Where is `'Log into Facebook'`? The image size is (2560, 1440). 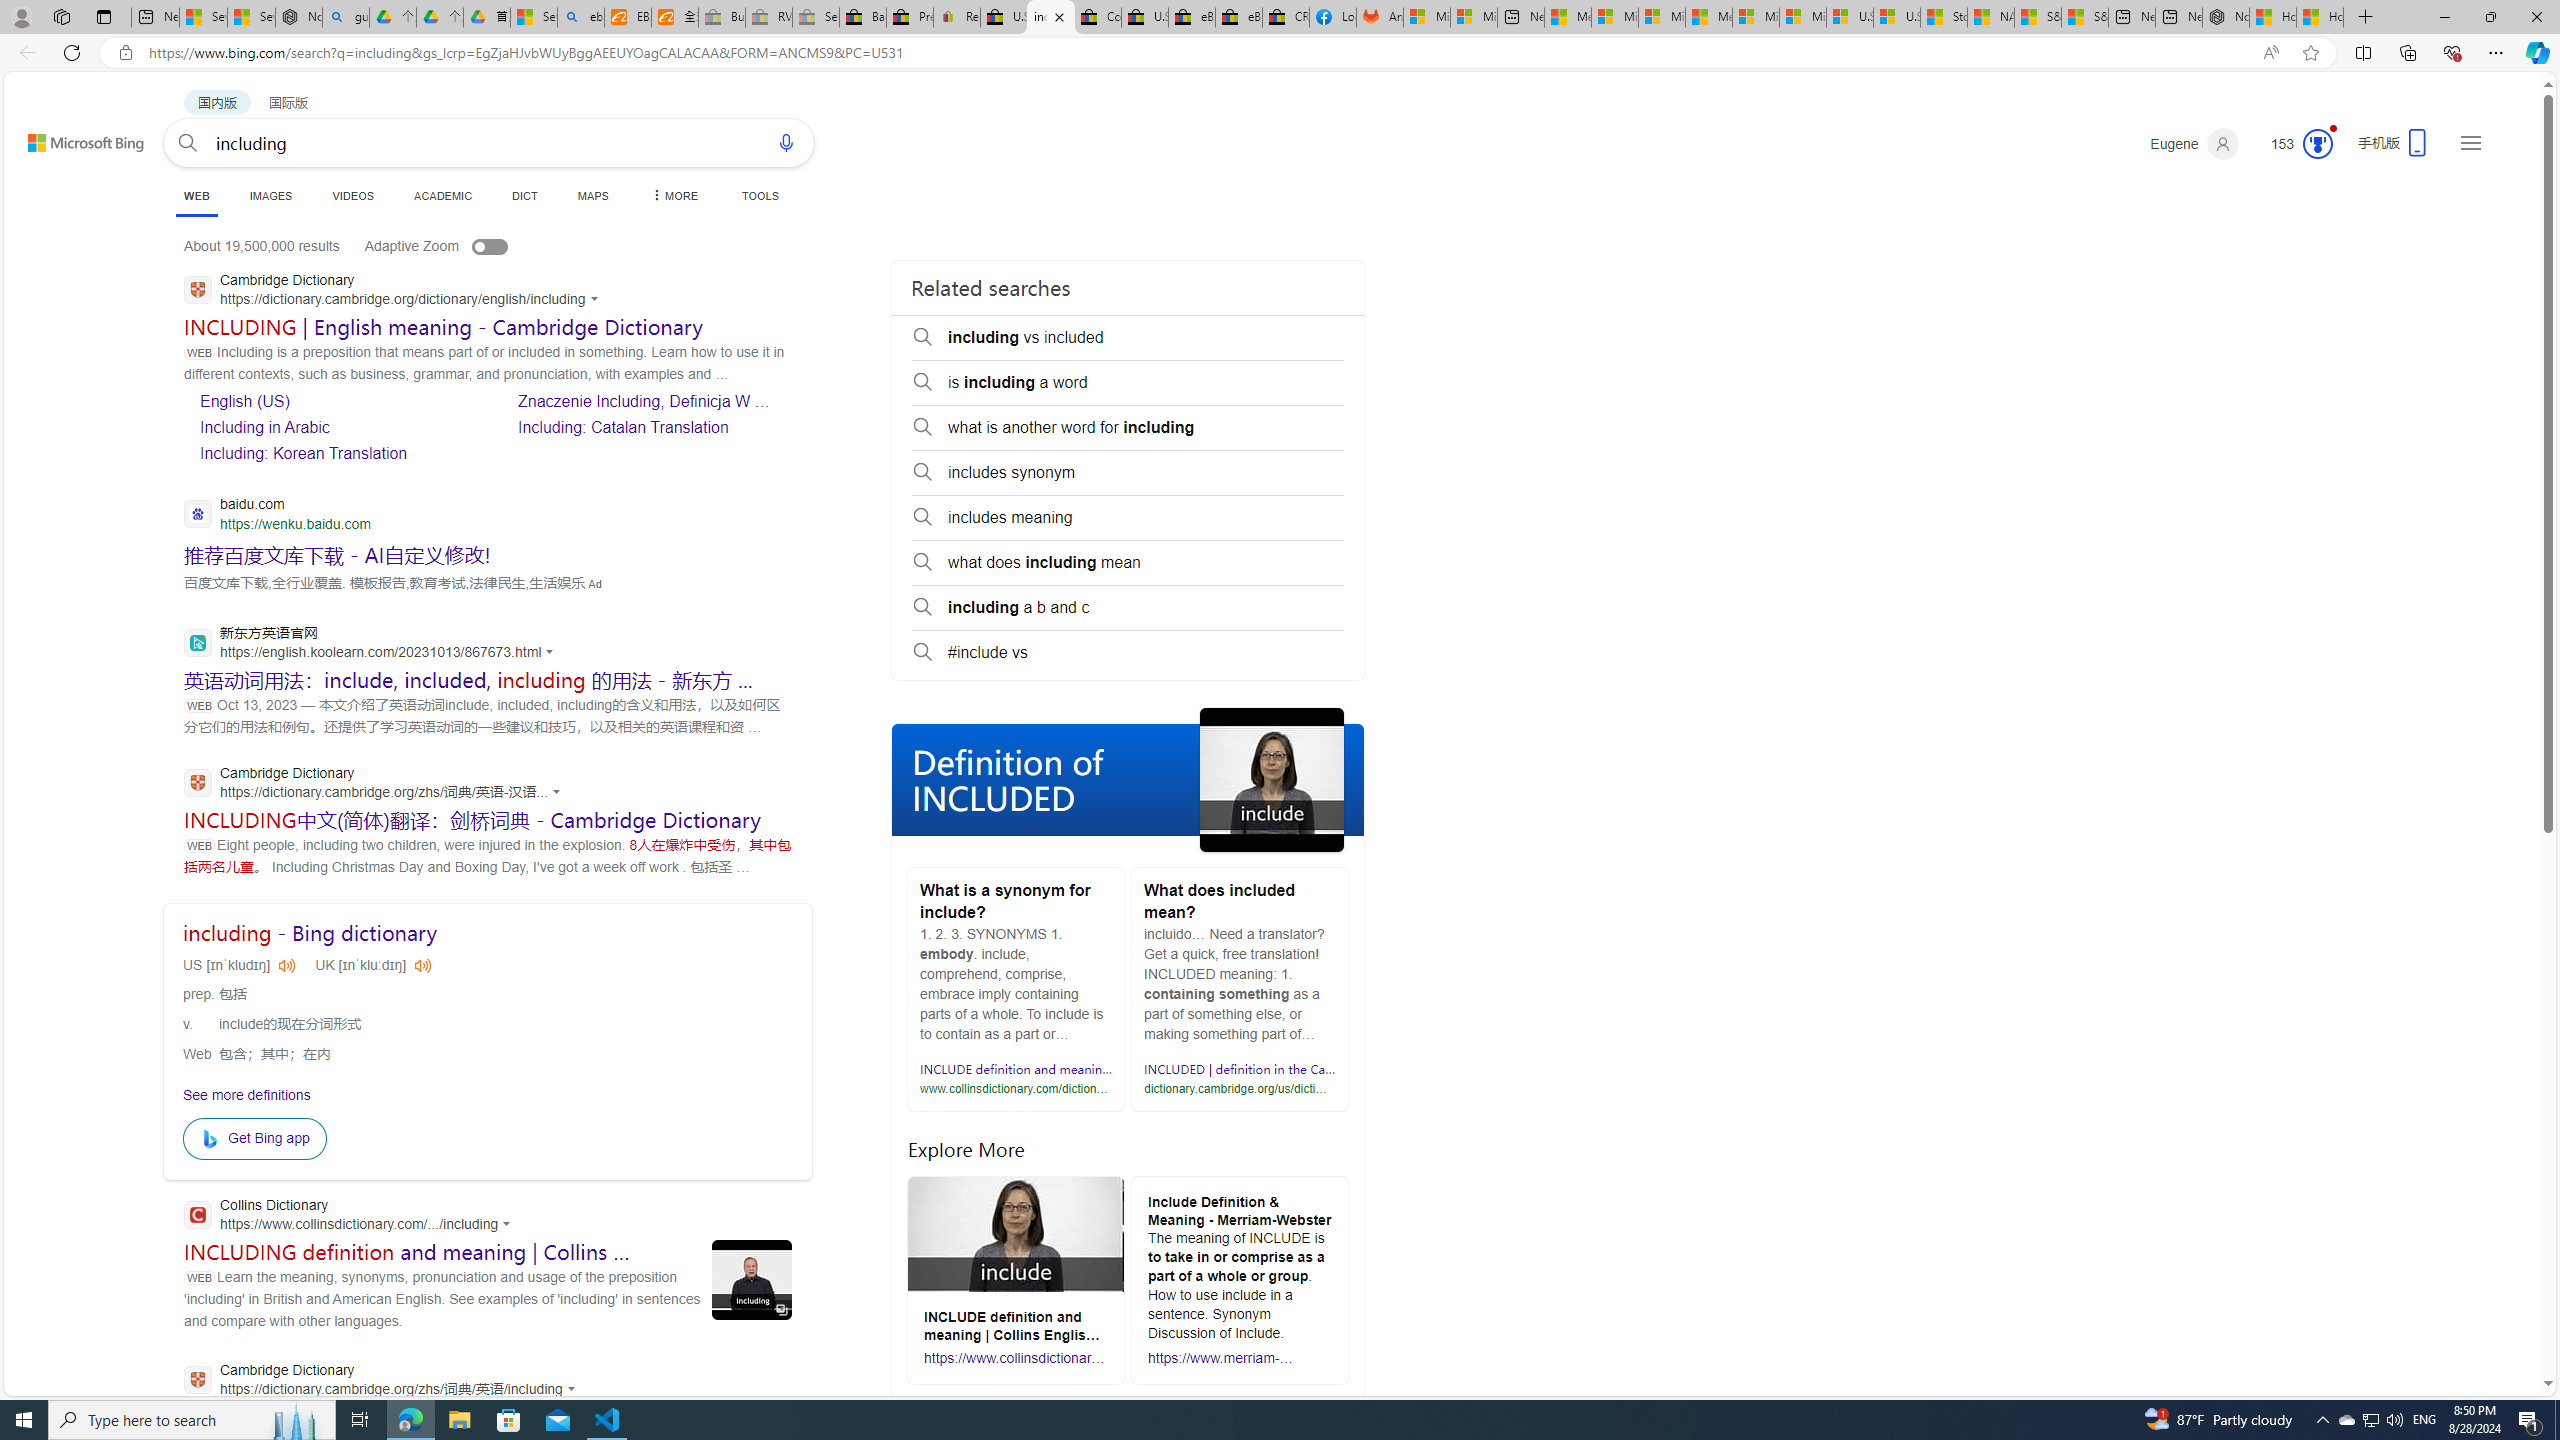
'Log into Facebook' is located at coordinates (1332, 16).